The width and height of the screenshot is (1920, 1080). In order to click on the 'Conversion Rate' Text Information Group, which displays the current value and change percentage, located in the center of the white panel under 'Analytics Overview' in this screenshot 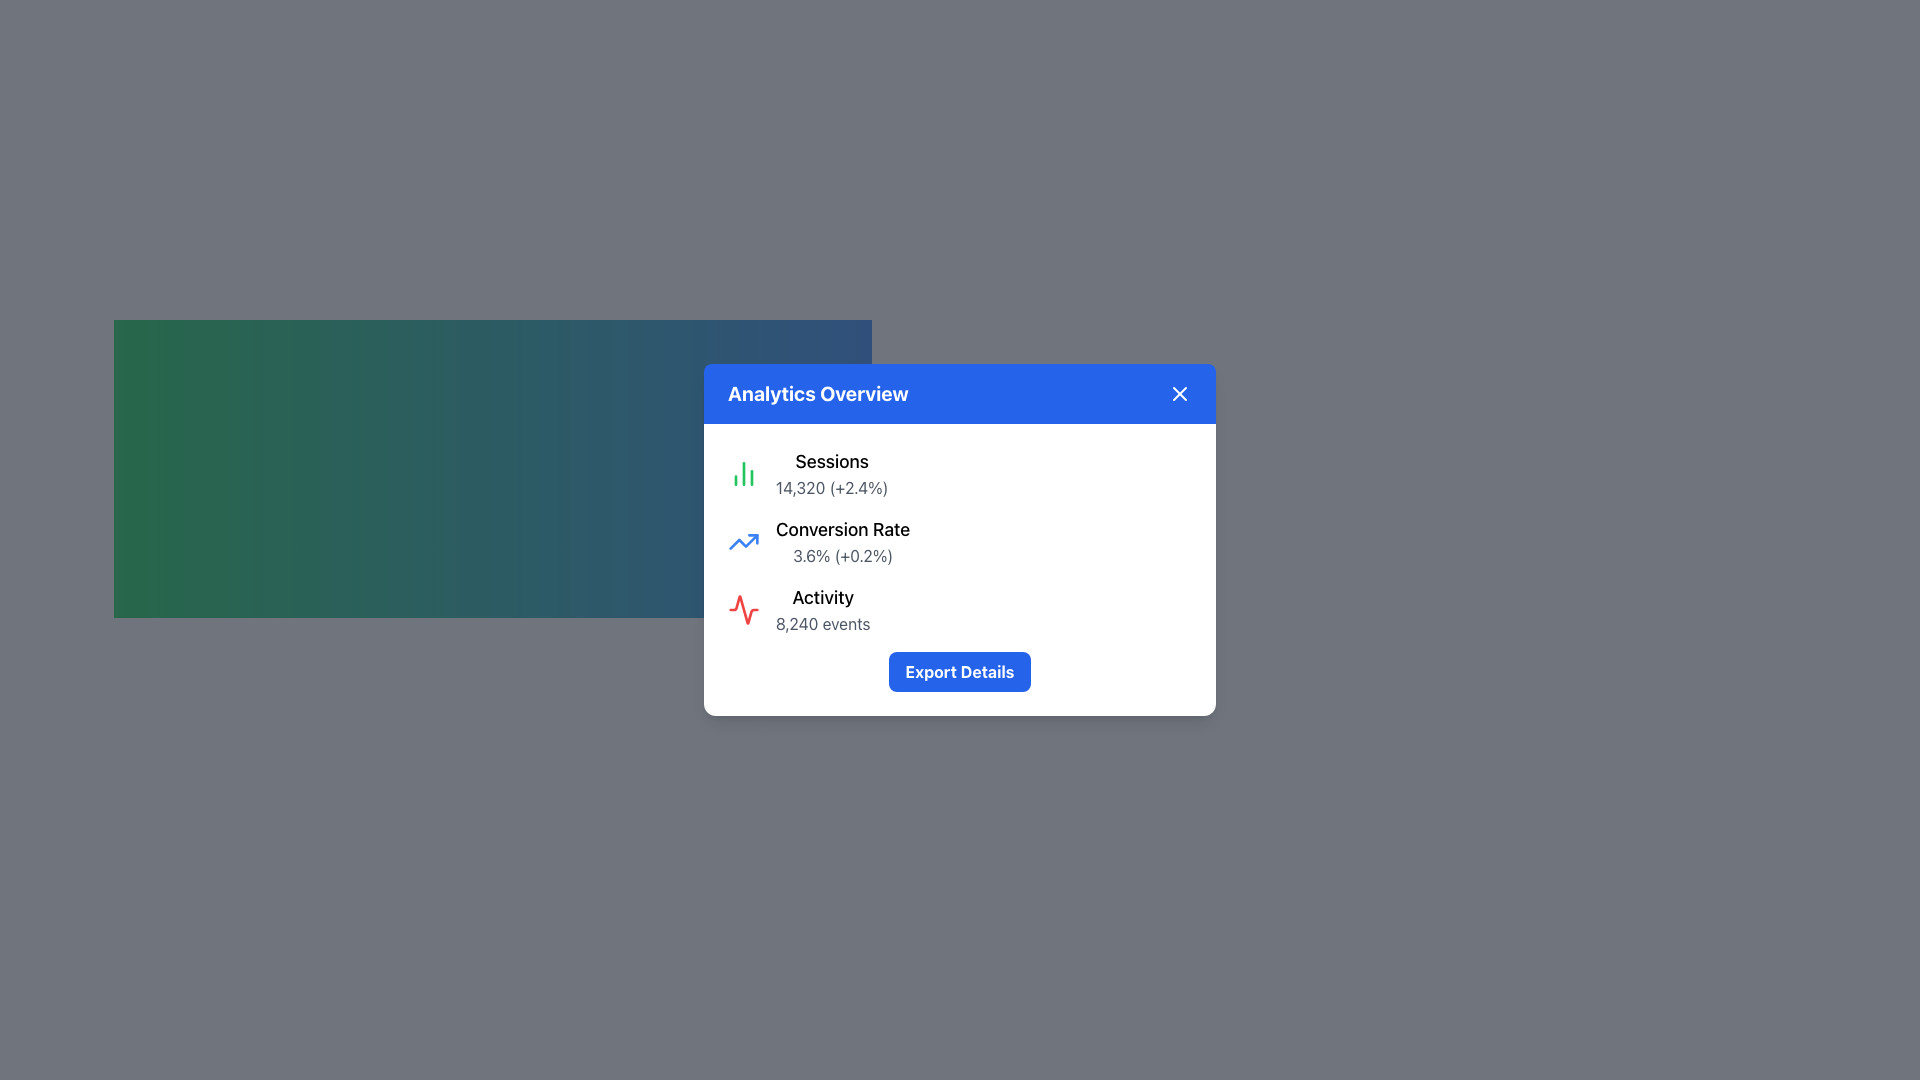, I will do `click(843, 542)`.